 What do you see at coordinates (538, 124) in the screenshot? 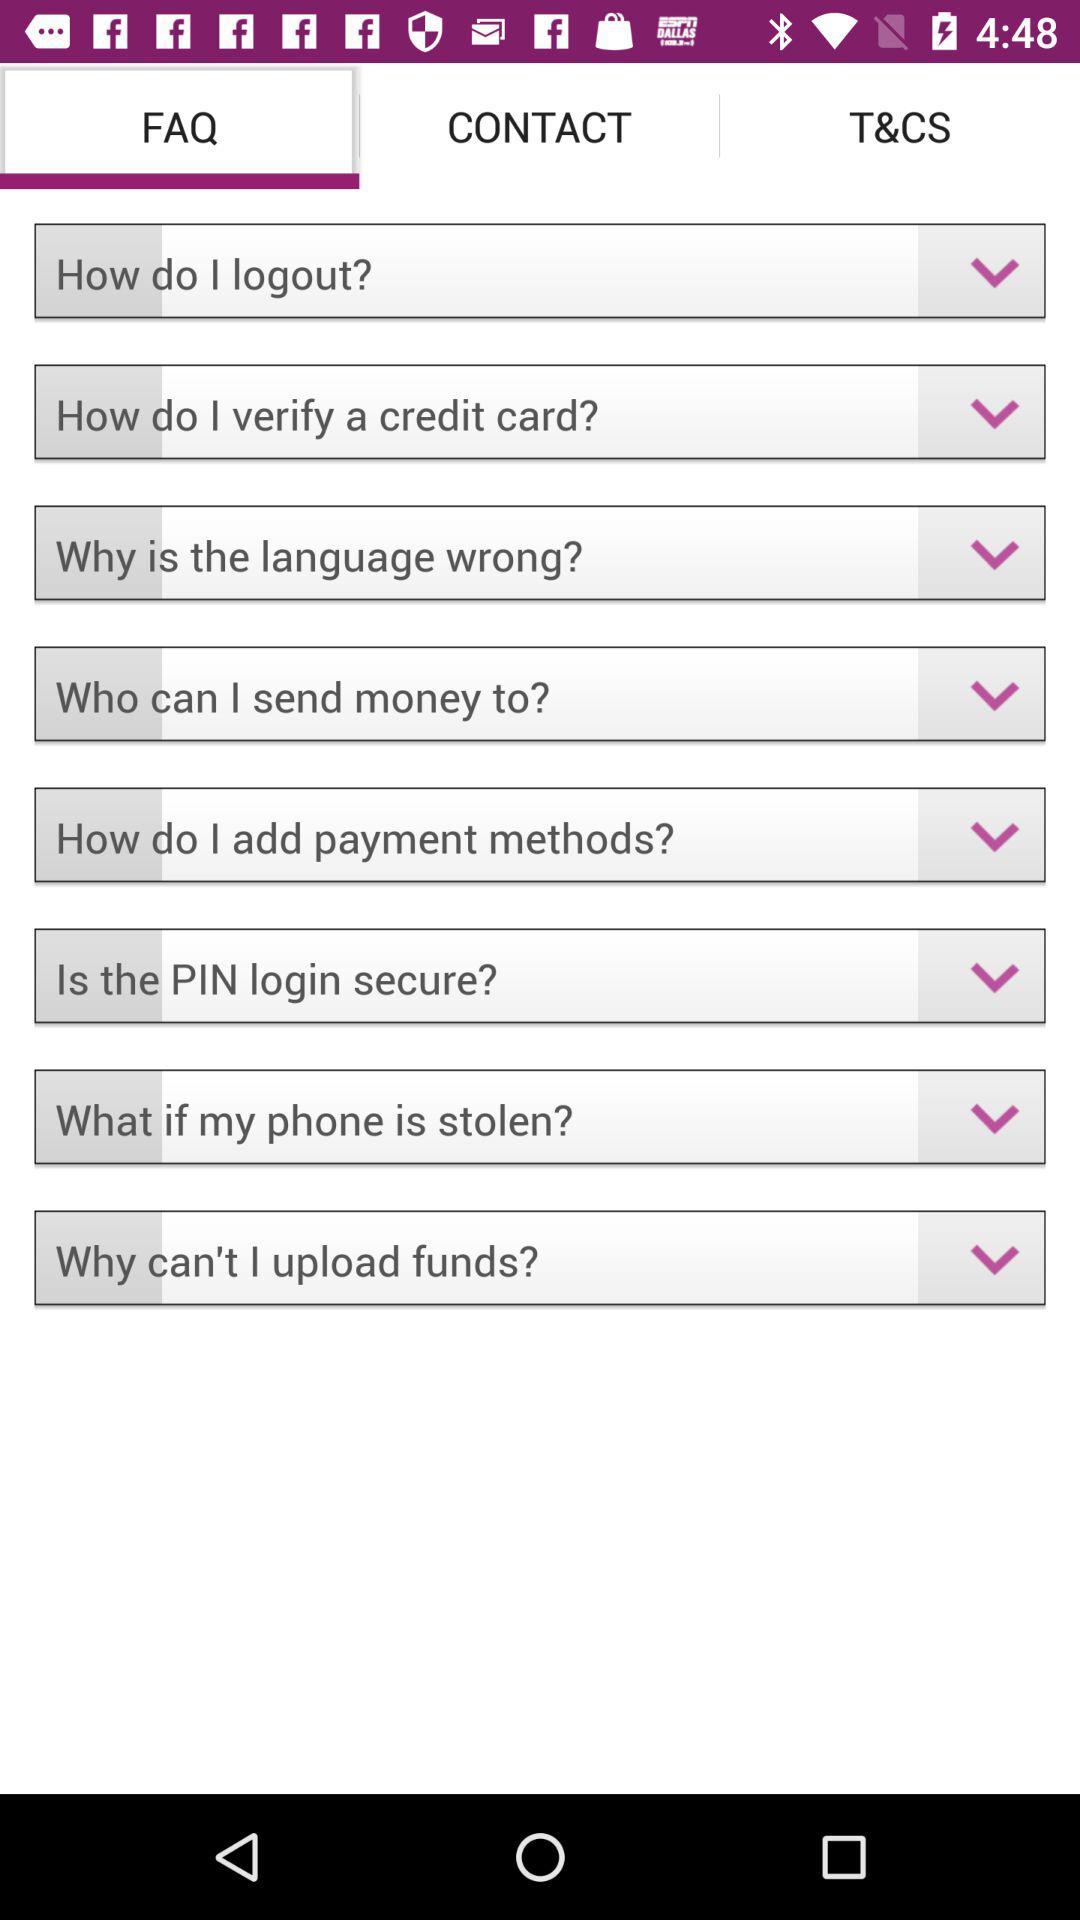
I see `the item next to the faq` at bounding box center [538, 124].